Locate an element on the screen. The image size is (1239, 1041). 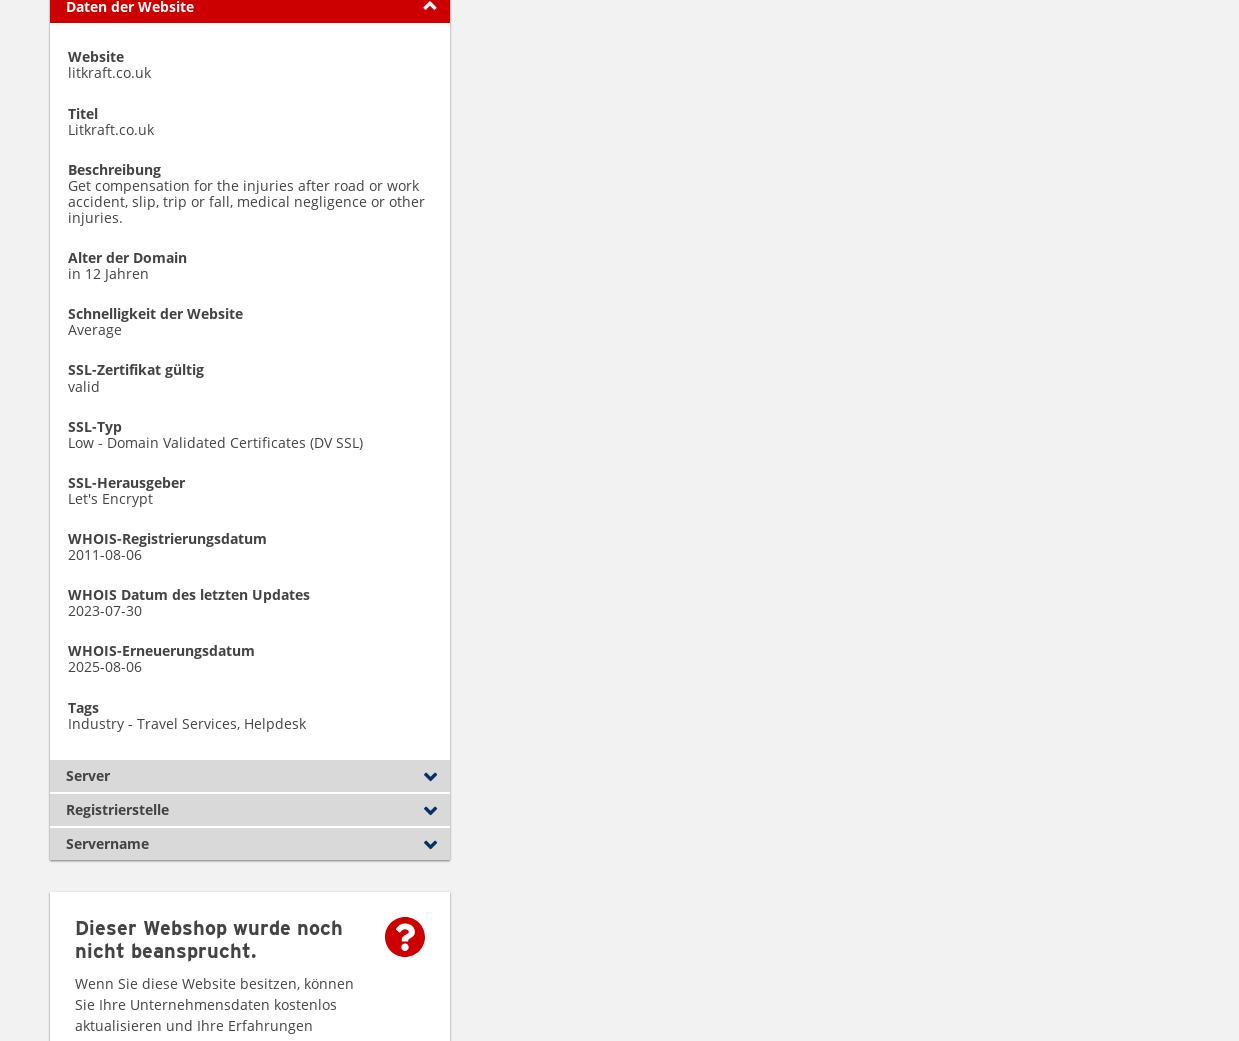
'Litkraft.co.uk' is located at coordinates (111, 128).